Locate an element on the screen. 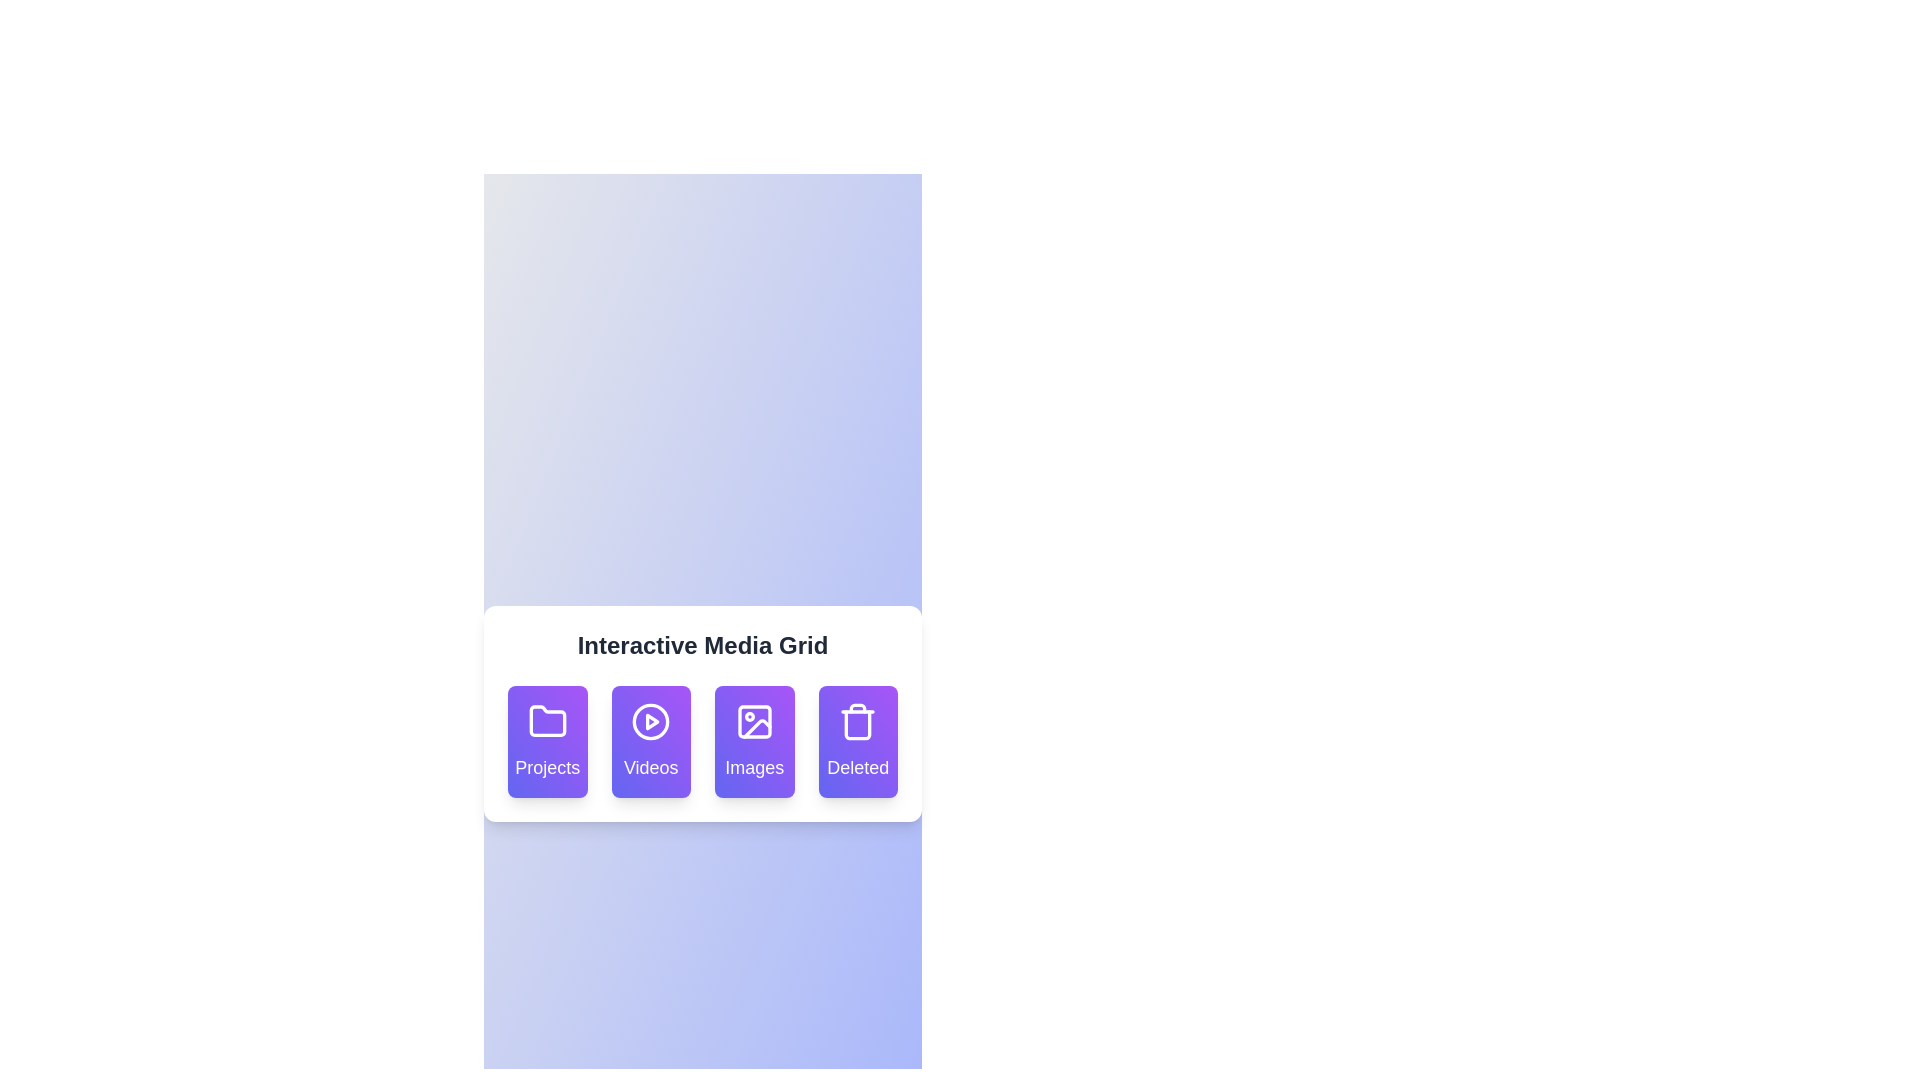 The width and height of the screenshot is (1920, 1080). the Non-interactive card labeled 'Deleted' that features a gradient background from indigo to purple with a white trash bin icon and the word 'Deleted' in white text is located at coordinates (858, 741).